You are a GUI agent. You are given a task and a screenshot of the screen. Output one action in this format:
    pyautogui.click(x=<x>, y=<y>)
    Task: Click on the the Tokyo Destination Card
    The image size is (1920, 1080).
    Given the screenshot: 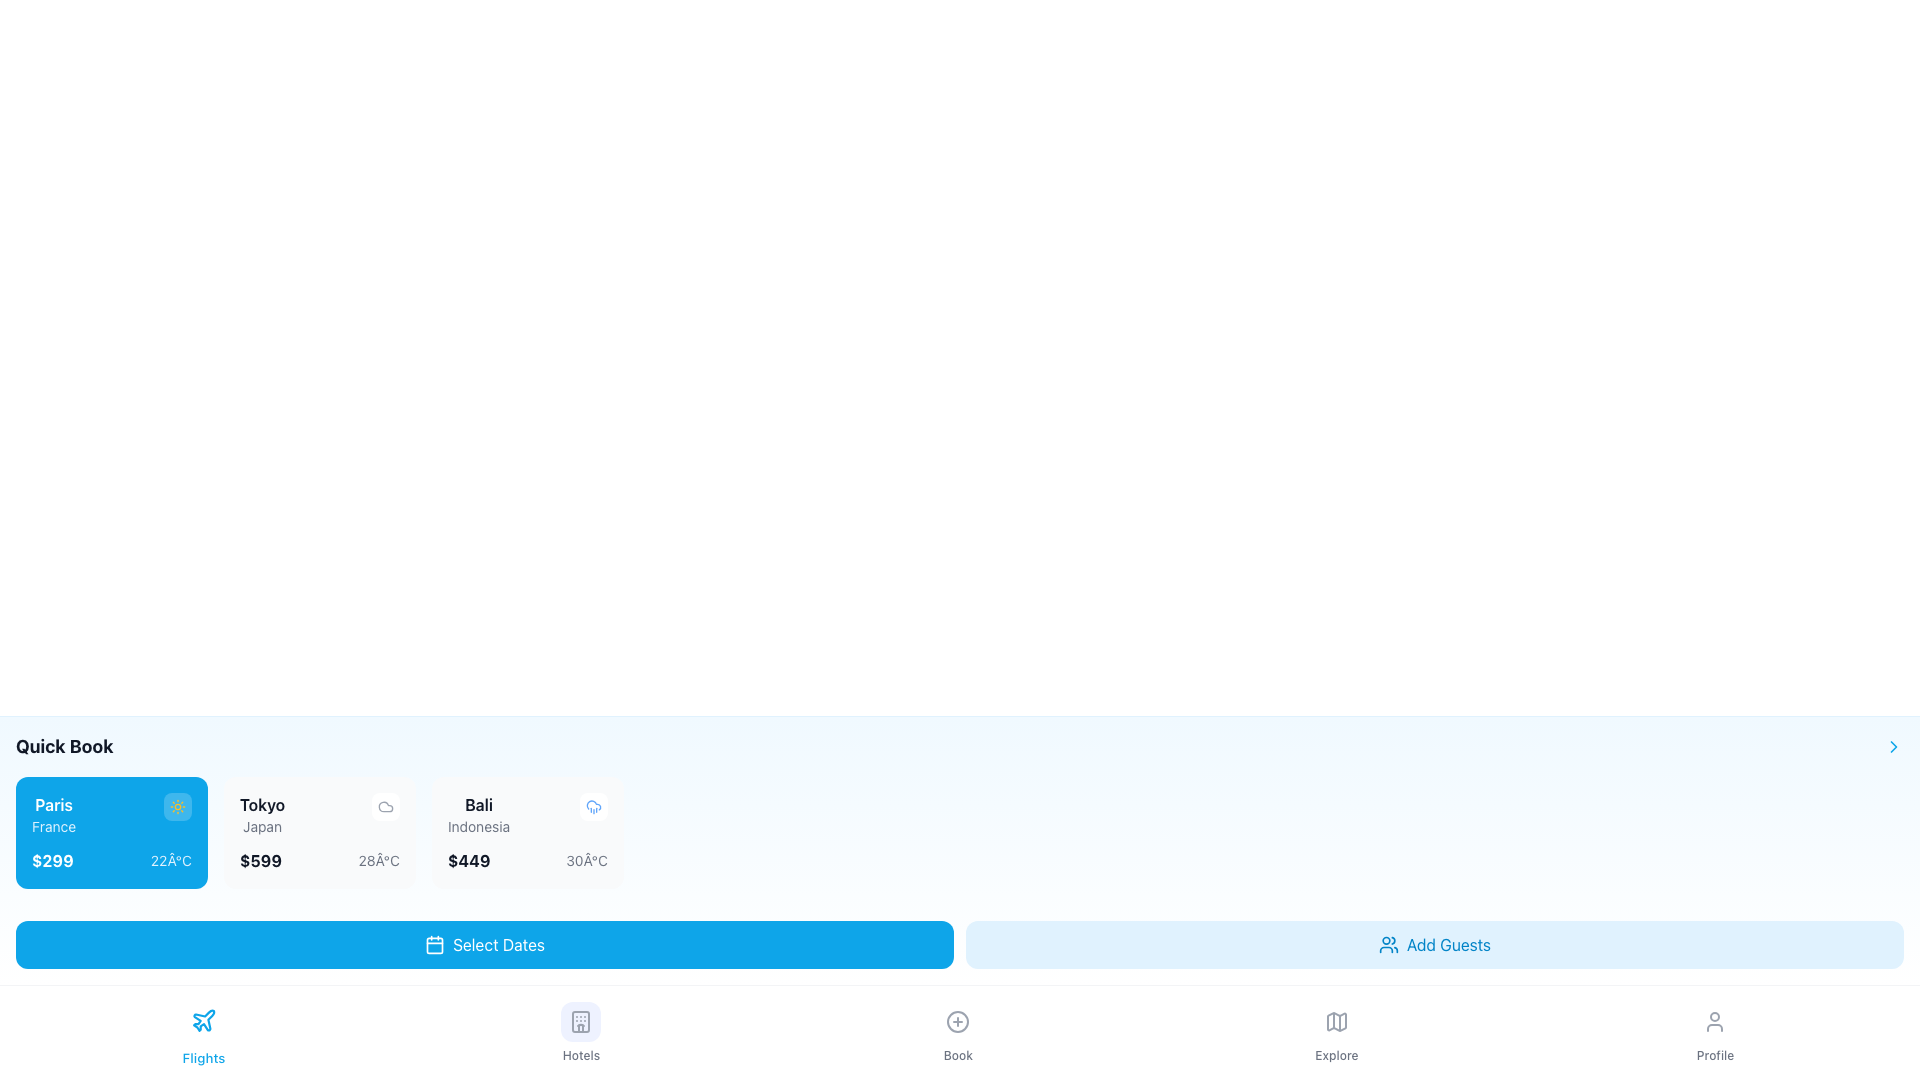 What is the action you would take?
    pyautogui.click(x=320, y=833)
    